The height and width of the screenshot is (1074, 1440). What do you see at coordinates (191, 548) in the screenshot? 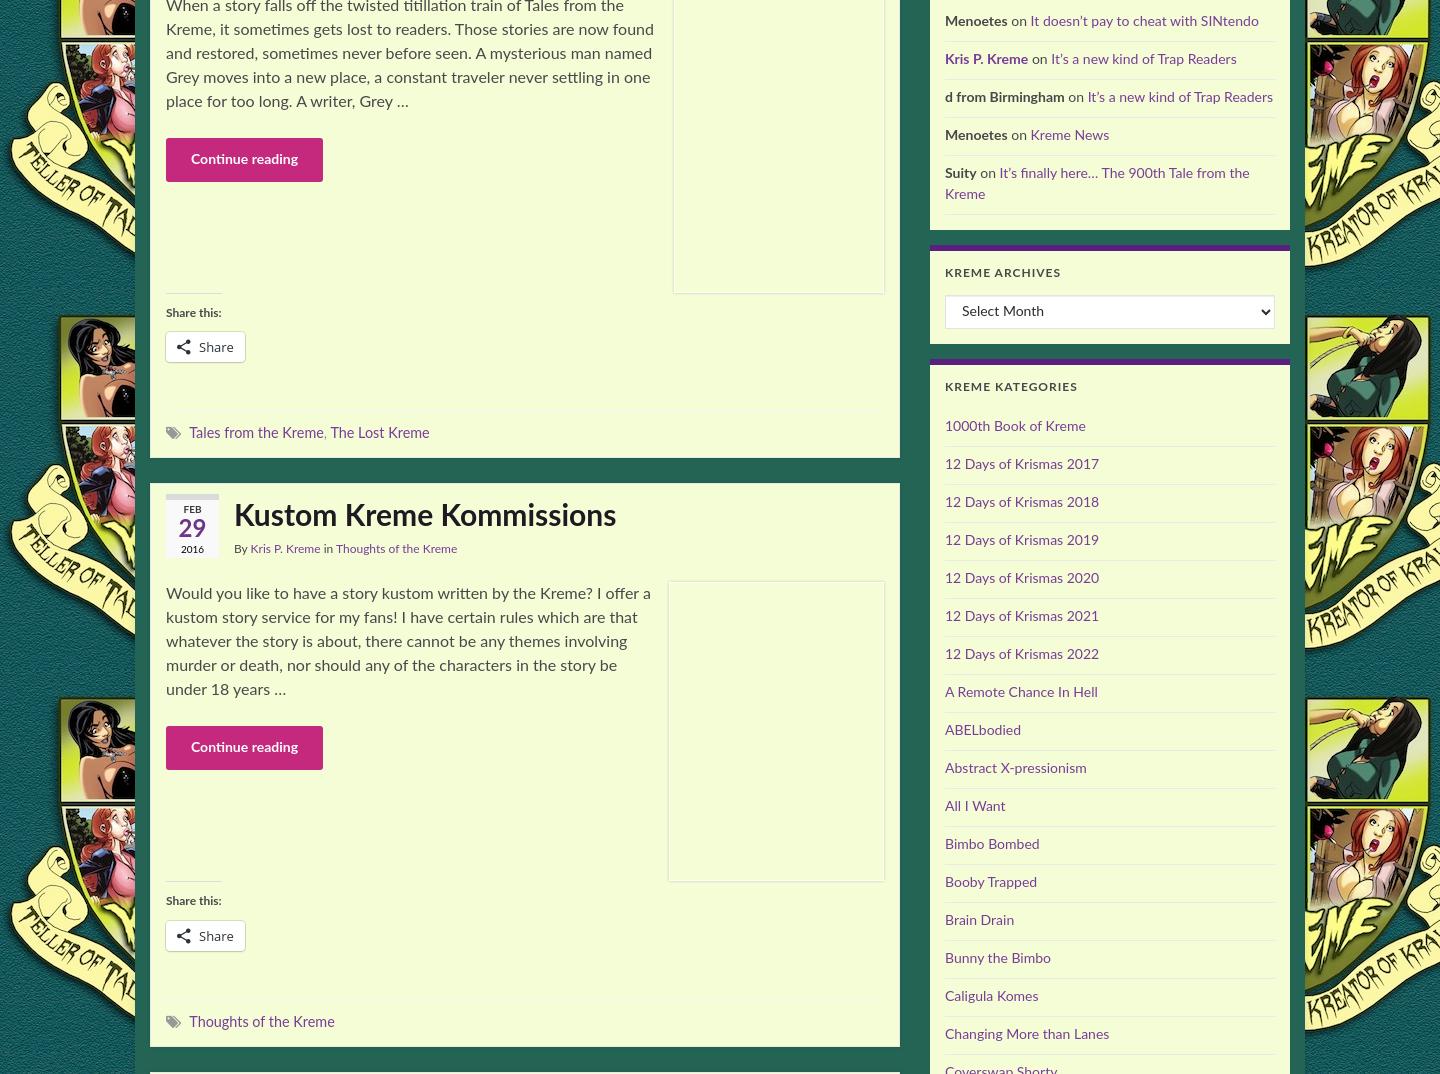
I see `'2016'` at bounding box center [191, 548].